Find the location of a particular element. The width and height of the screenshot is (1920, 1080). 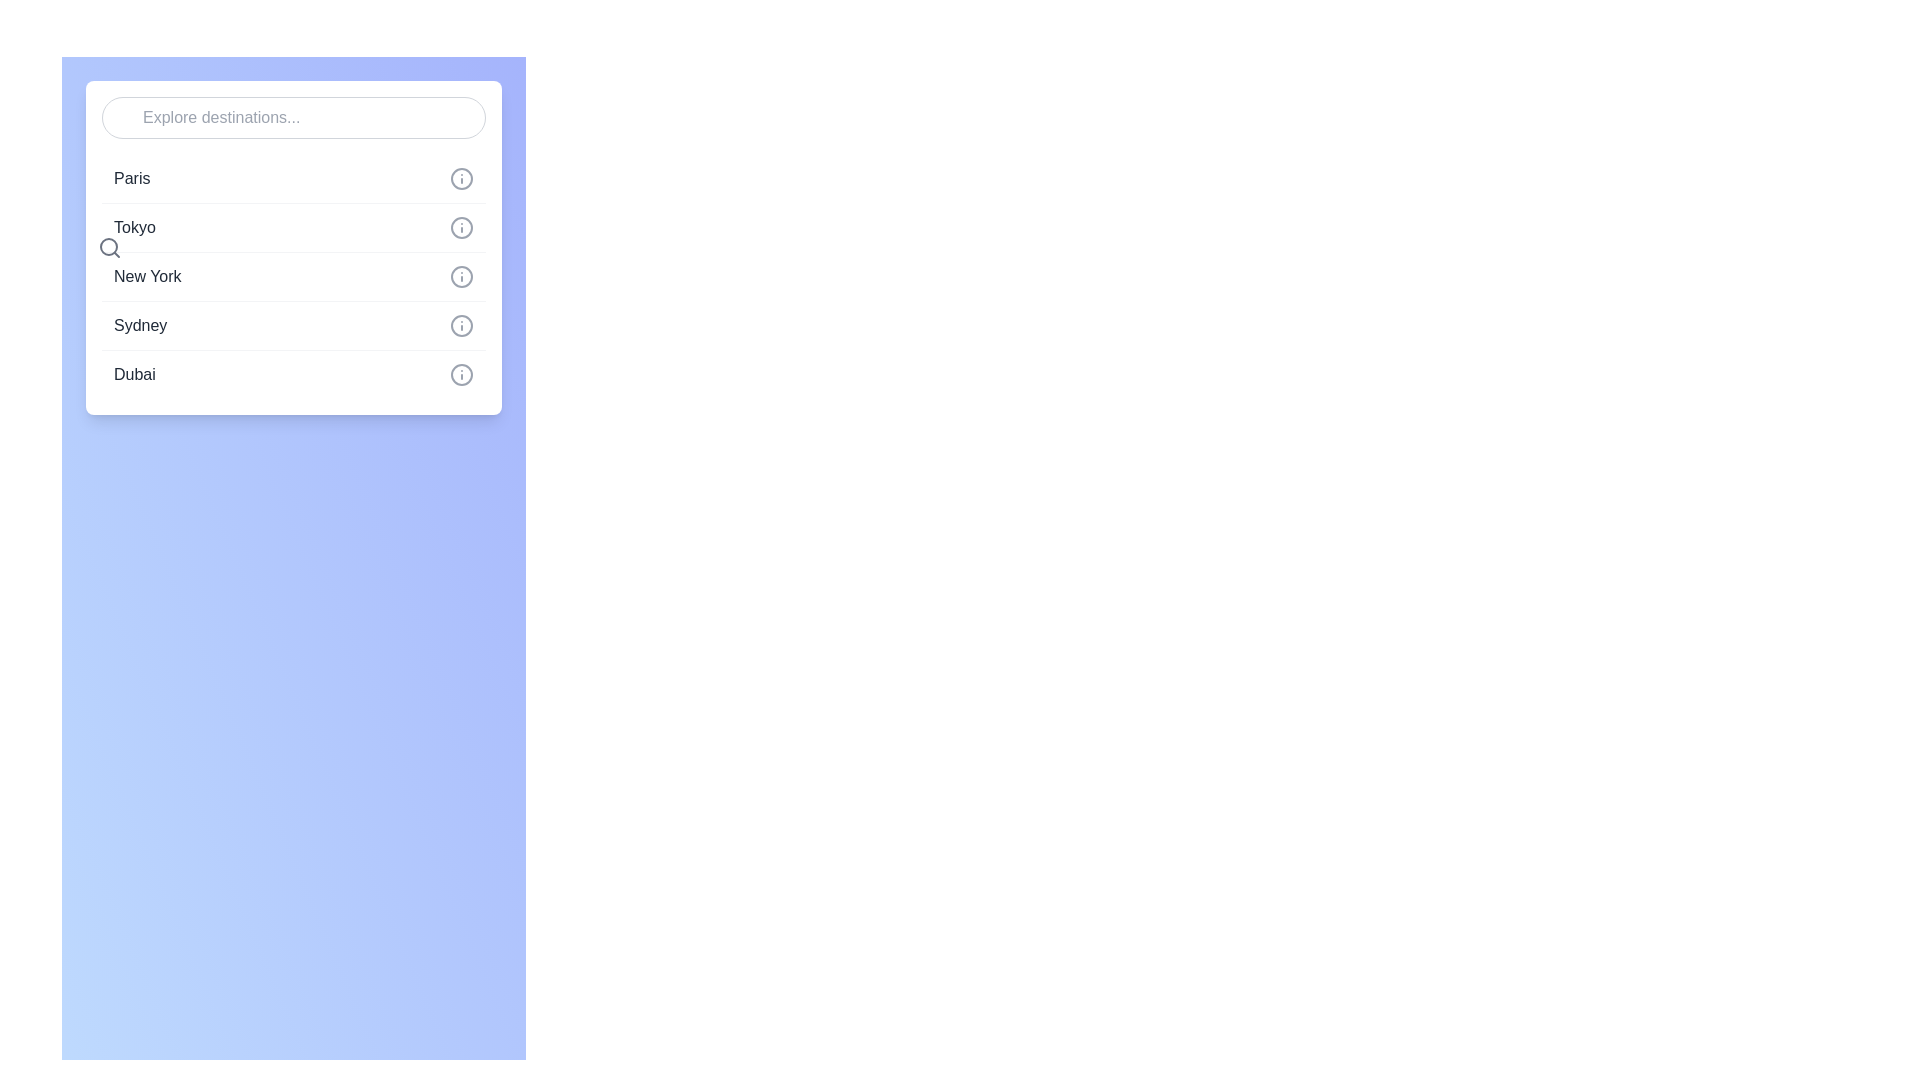

the circular icon with a gray outline and central dot, located to the right of the text 'Dubai', in the last row below 'Explore destinations...' is located at coordinates (460, 374).